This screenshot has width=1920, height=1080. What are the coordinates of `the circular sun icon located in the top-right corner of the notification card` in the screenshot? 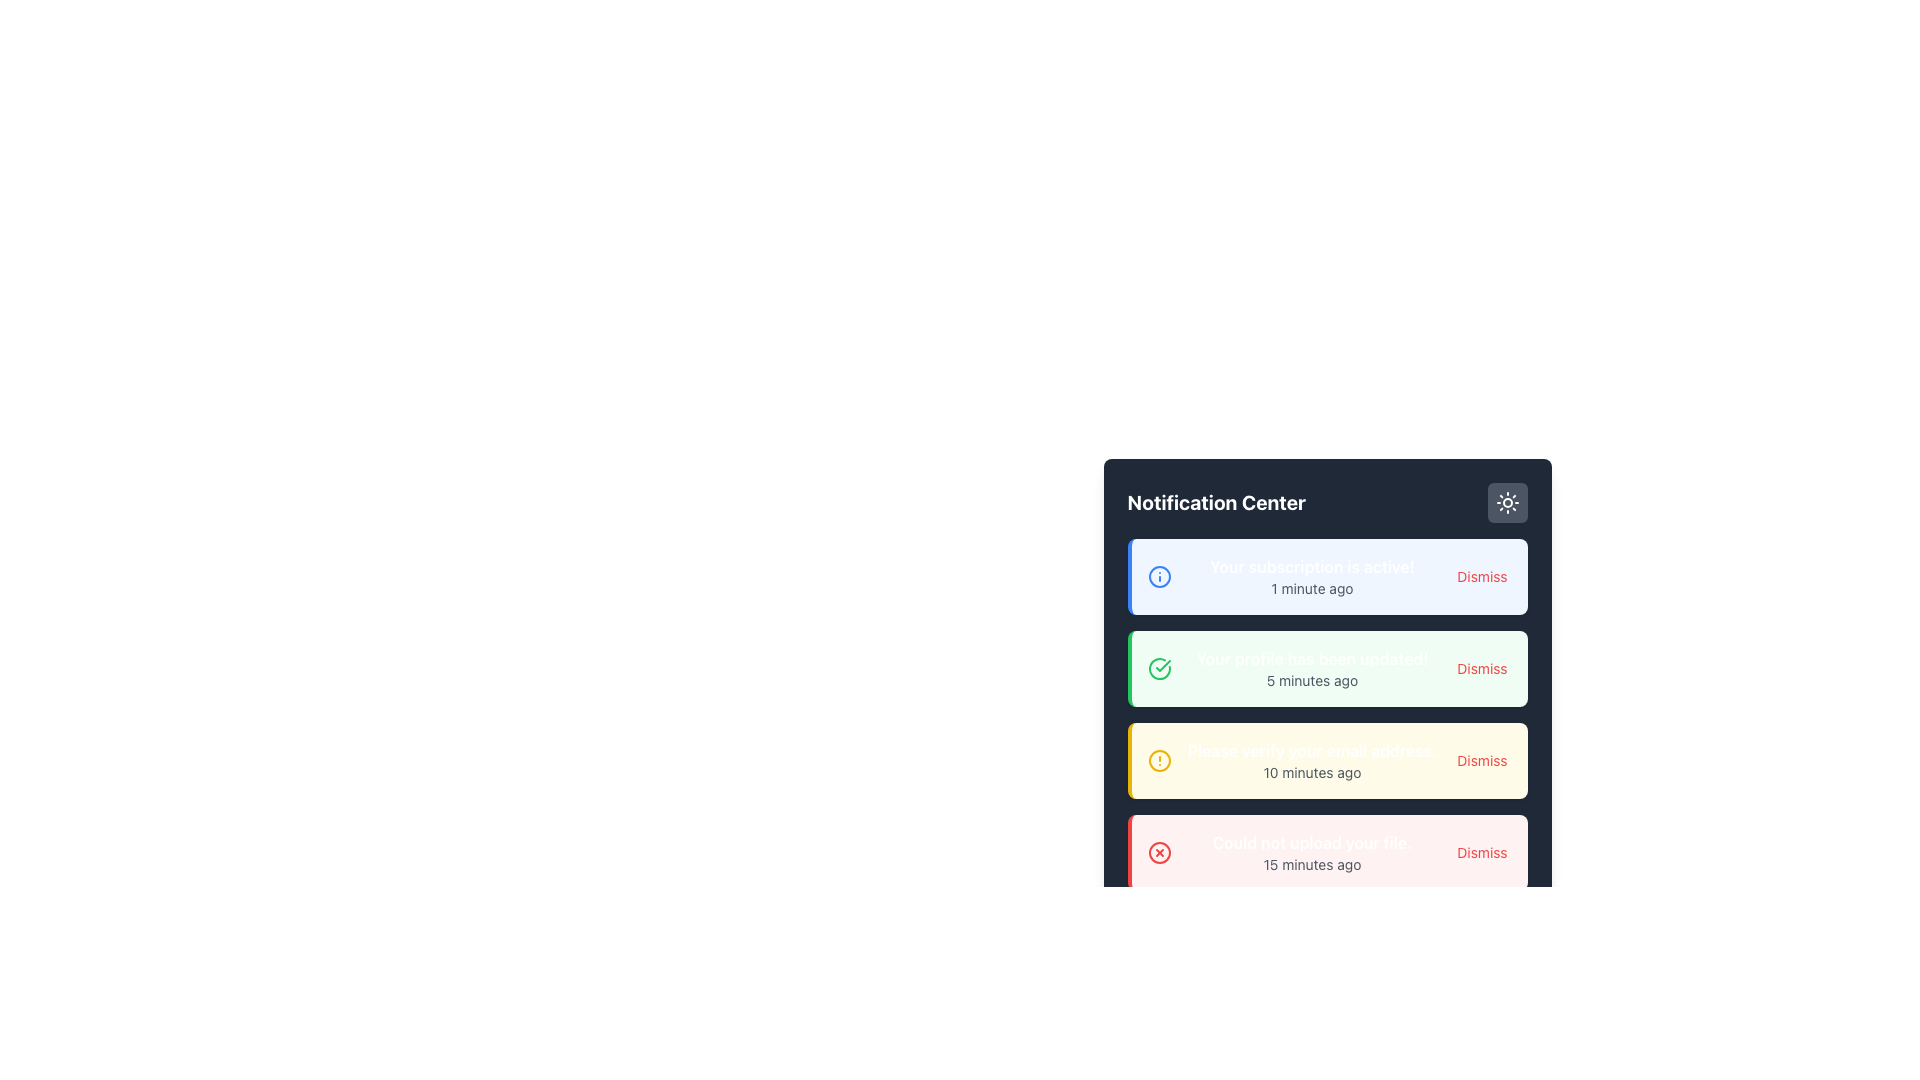 It's located at (1507, 501).